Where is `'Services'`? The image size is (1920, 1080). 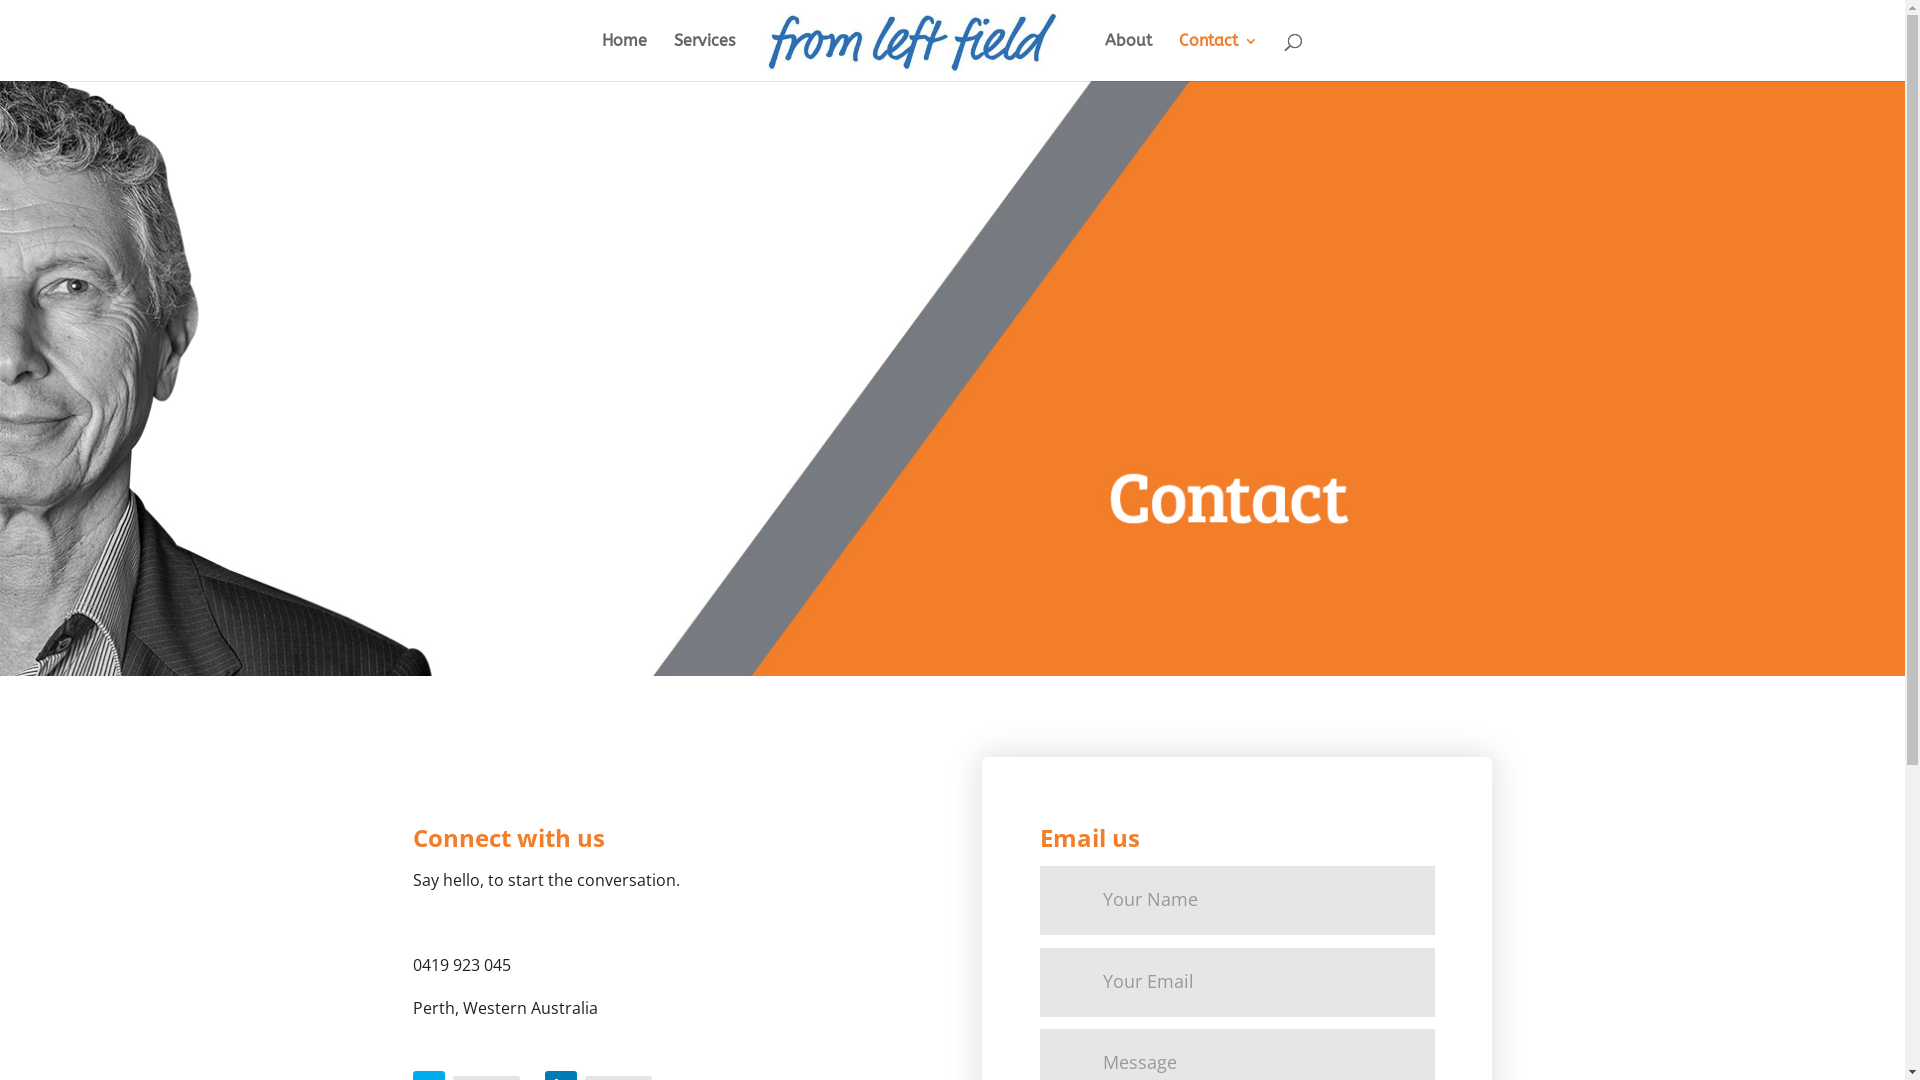 'Services' is located at coordinates (704, 56).